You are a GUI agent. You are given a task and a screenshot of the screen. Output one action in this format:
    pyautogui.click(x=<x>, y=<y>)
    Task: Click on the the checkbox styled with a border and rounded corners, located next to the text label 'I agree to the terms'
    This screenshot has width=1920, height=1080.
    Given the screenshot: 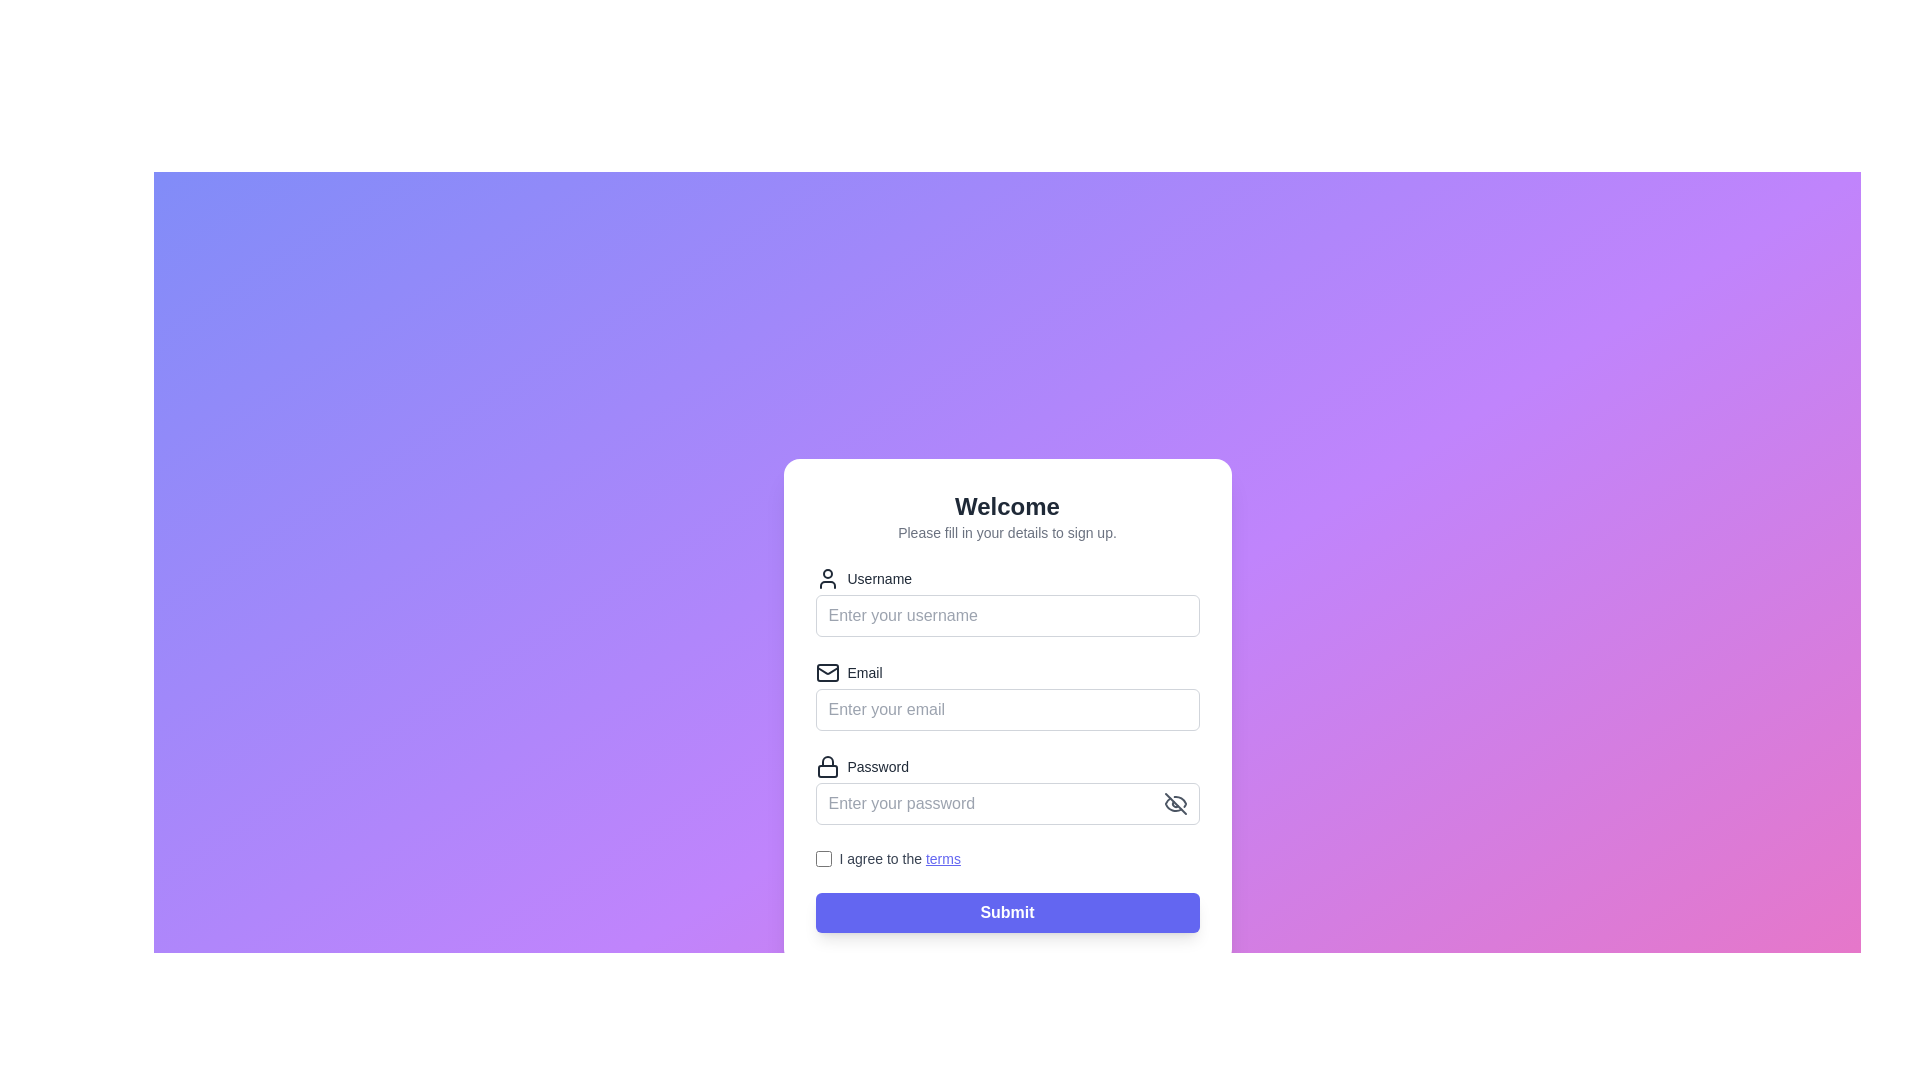 What is the action you would take?
    pyautogui.click(x=823, y=858)
    